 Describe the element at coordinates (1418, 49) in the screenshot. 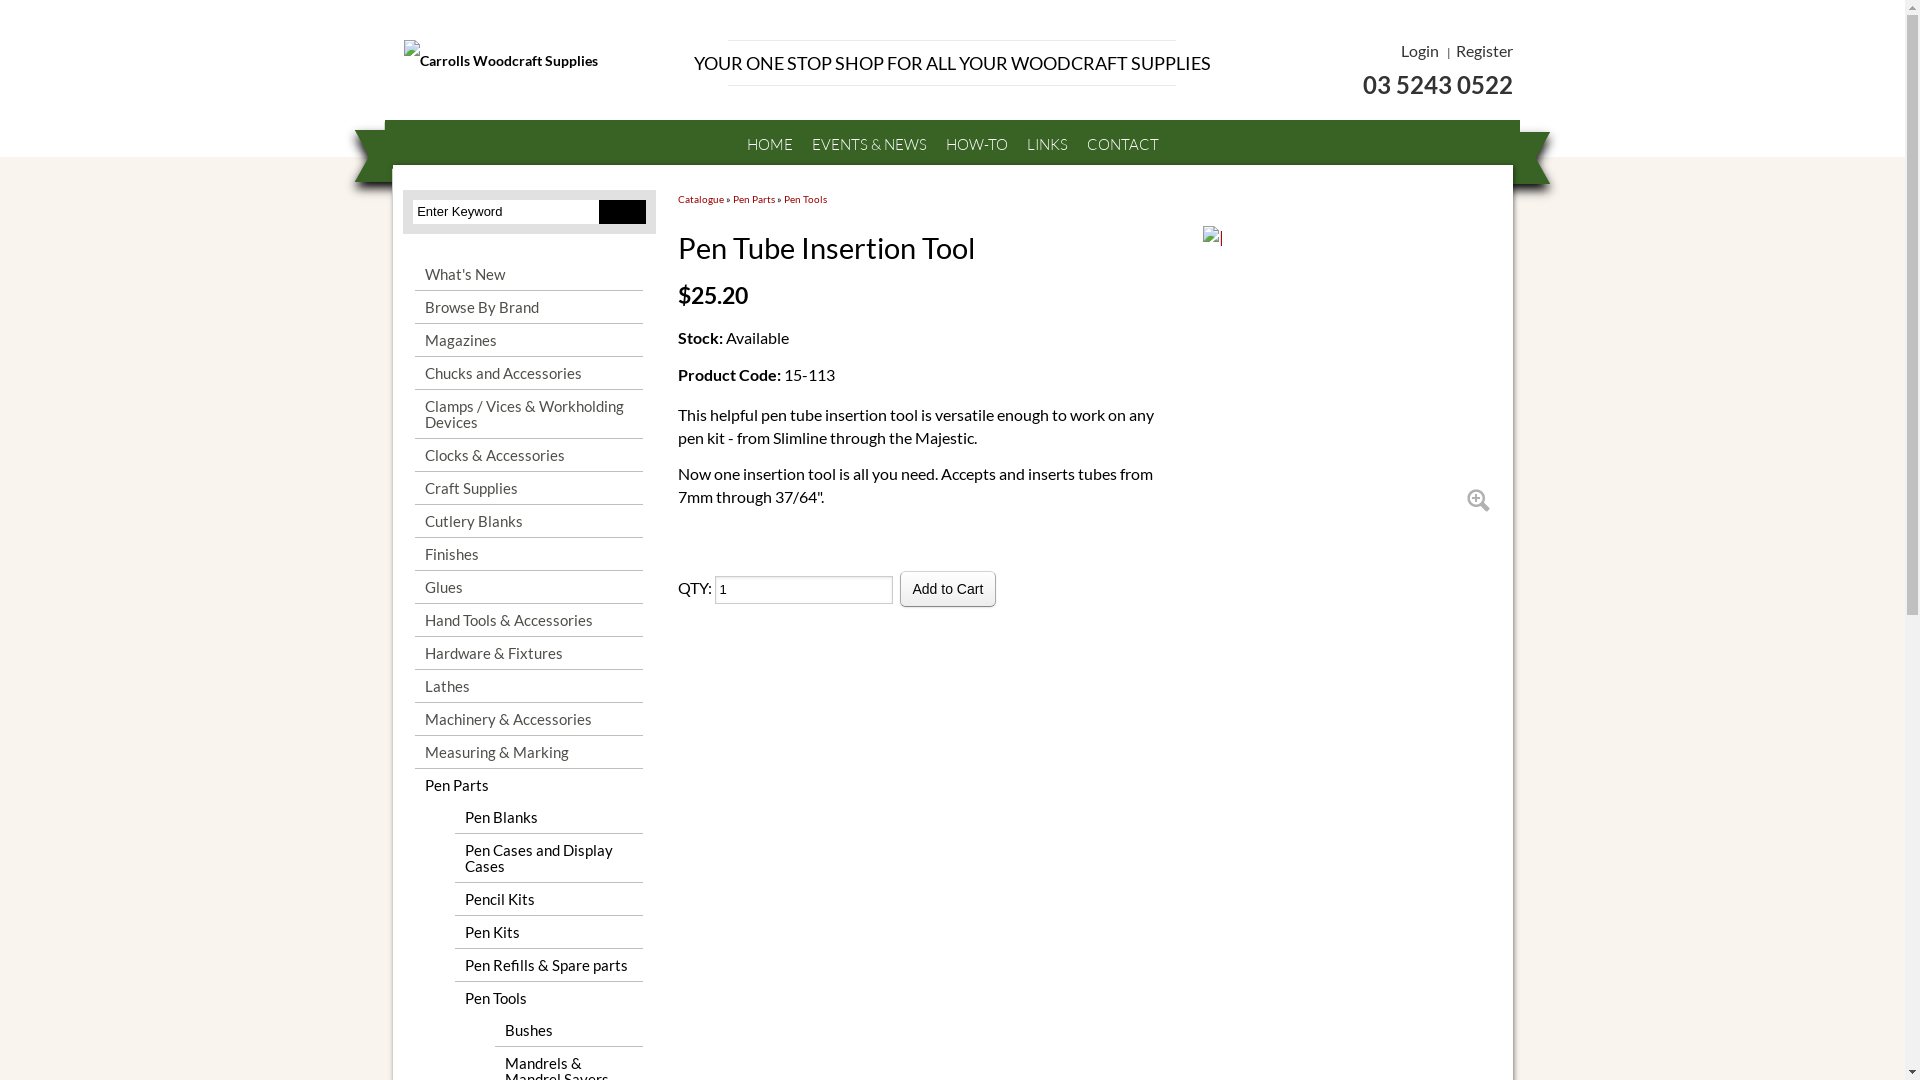

I see `'Login'` at that location.